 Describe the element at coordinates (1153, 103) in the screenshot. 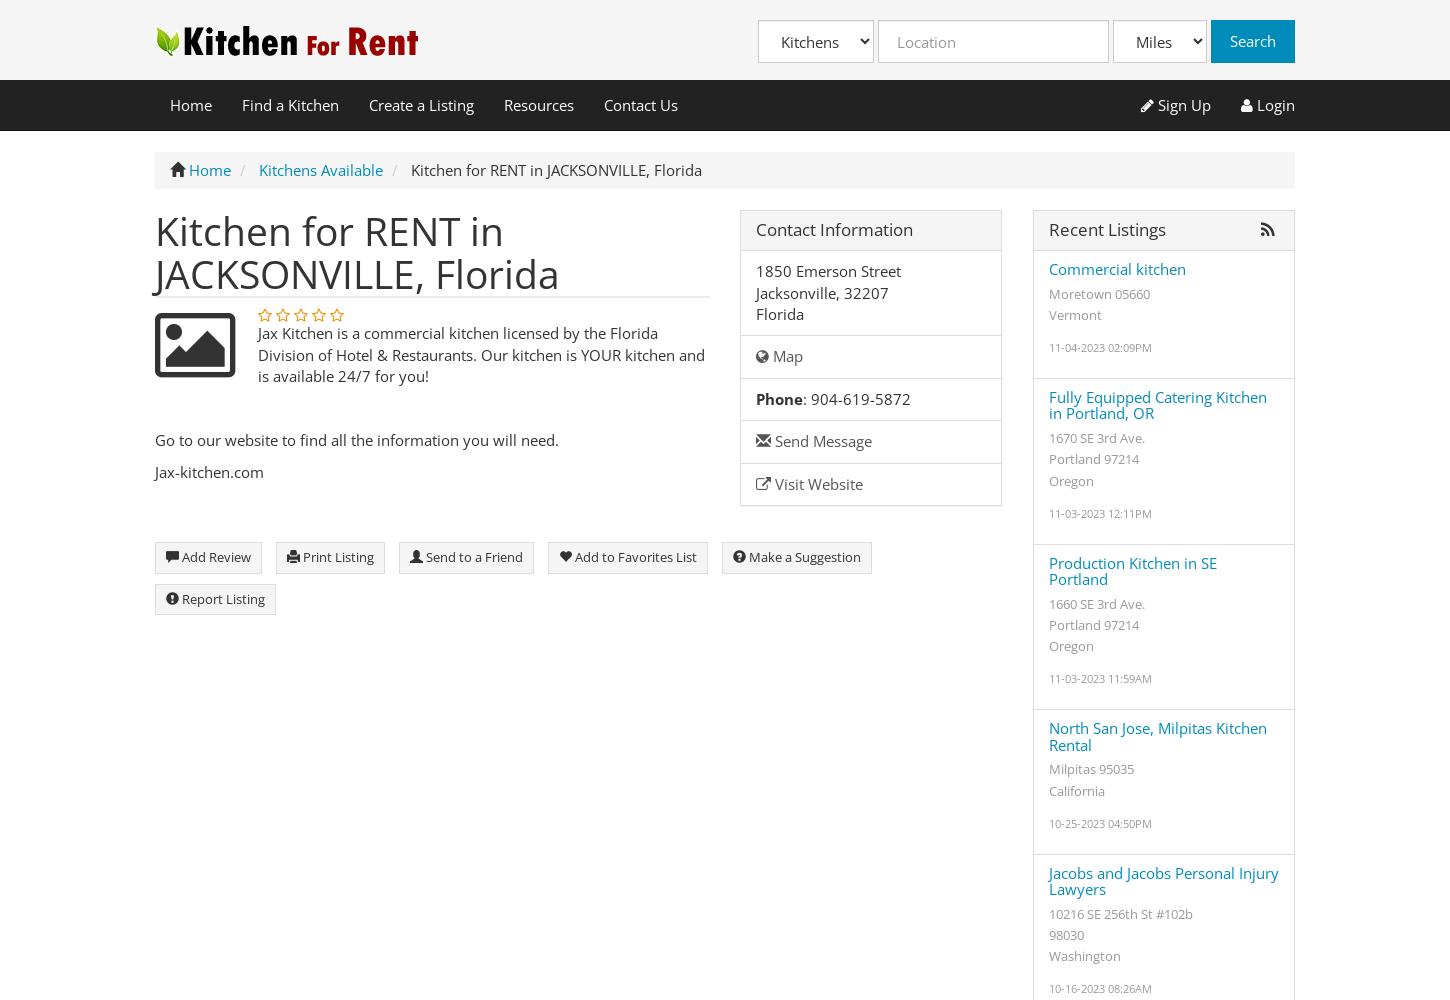

I see `'Sign Up'` at that location.